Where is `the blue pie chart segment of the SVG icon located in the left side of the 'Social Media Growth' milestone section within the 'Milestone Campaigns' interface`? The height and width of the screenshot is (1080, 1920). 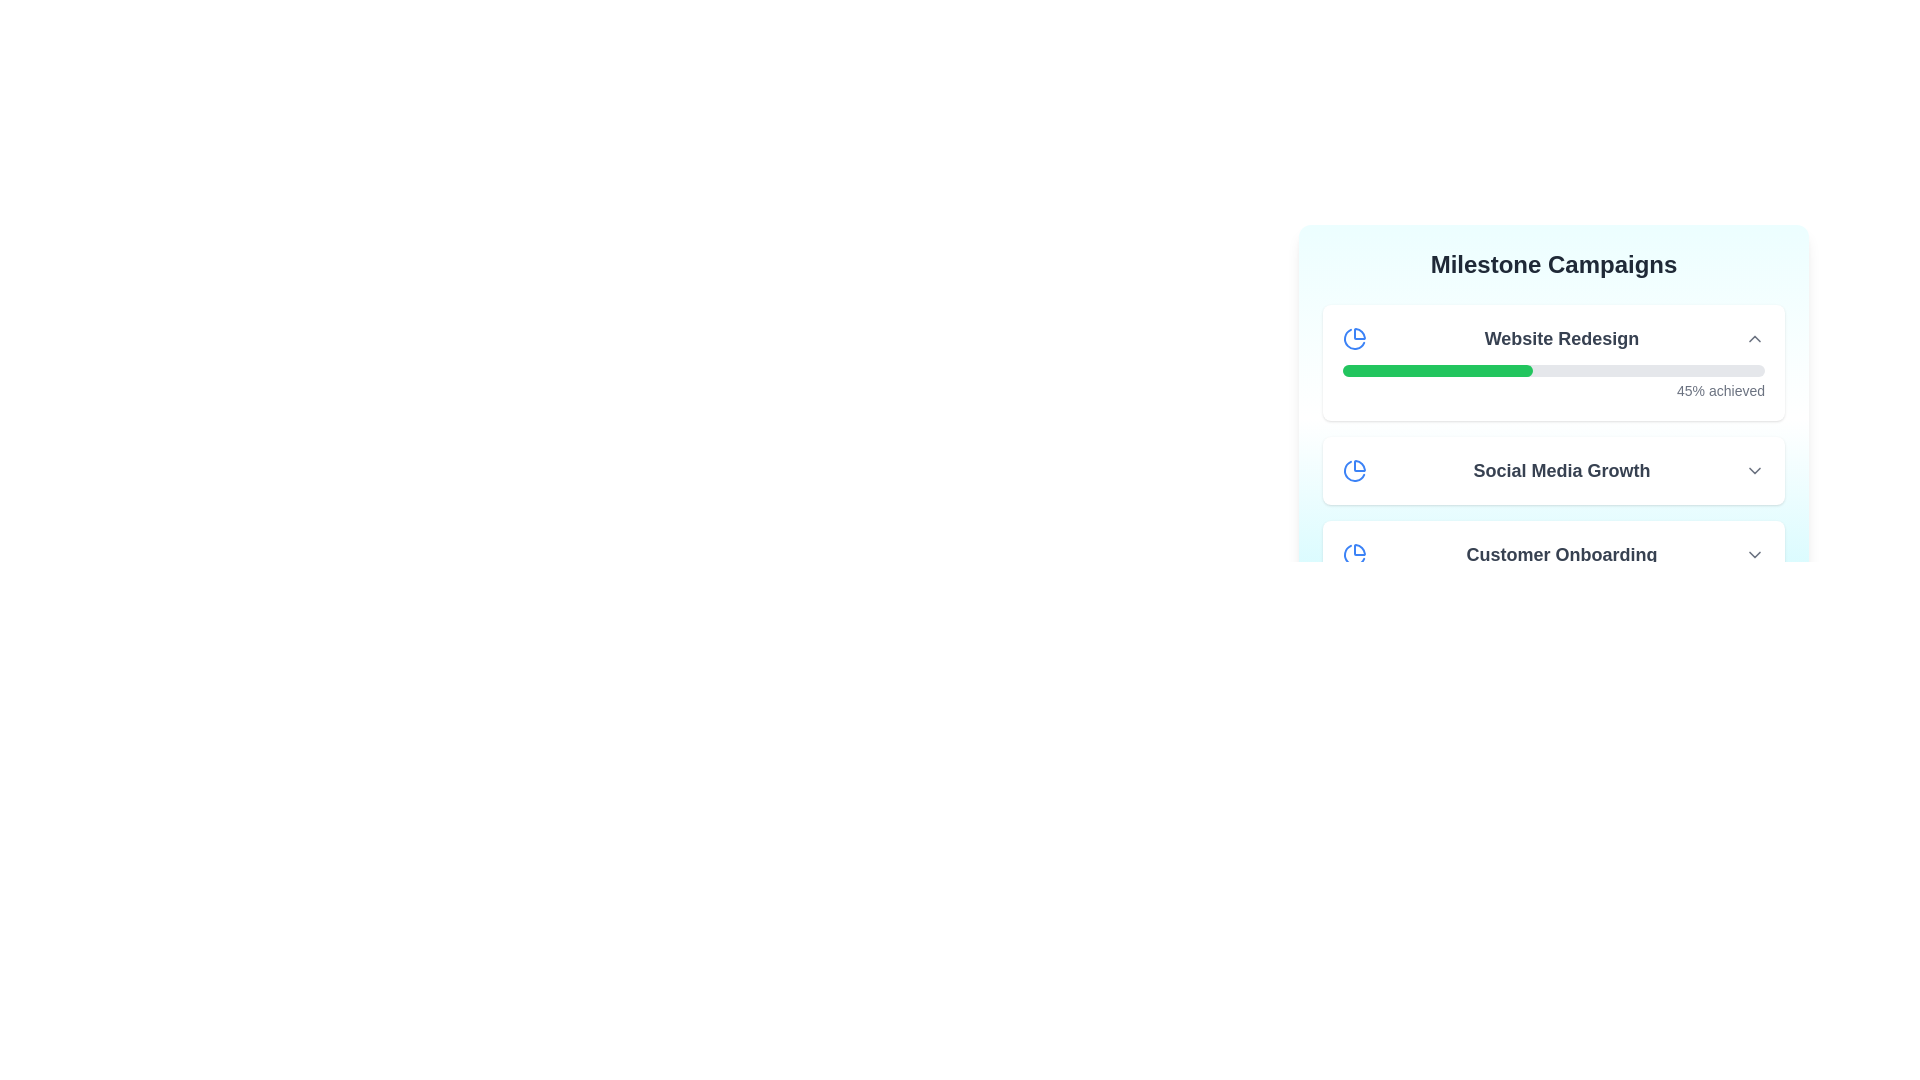
the blue pie chart segment of the SVG icon located in the left side of the 'Social Media Growth' milestone section within the 'Milestone Campaigns' interface is located at coordinates (1359, 466).